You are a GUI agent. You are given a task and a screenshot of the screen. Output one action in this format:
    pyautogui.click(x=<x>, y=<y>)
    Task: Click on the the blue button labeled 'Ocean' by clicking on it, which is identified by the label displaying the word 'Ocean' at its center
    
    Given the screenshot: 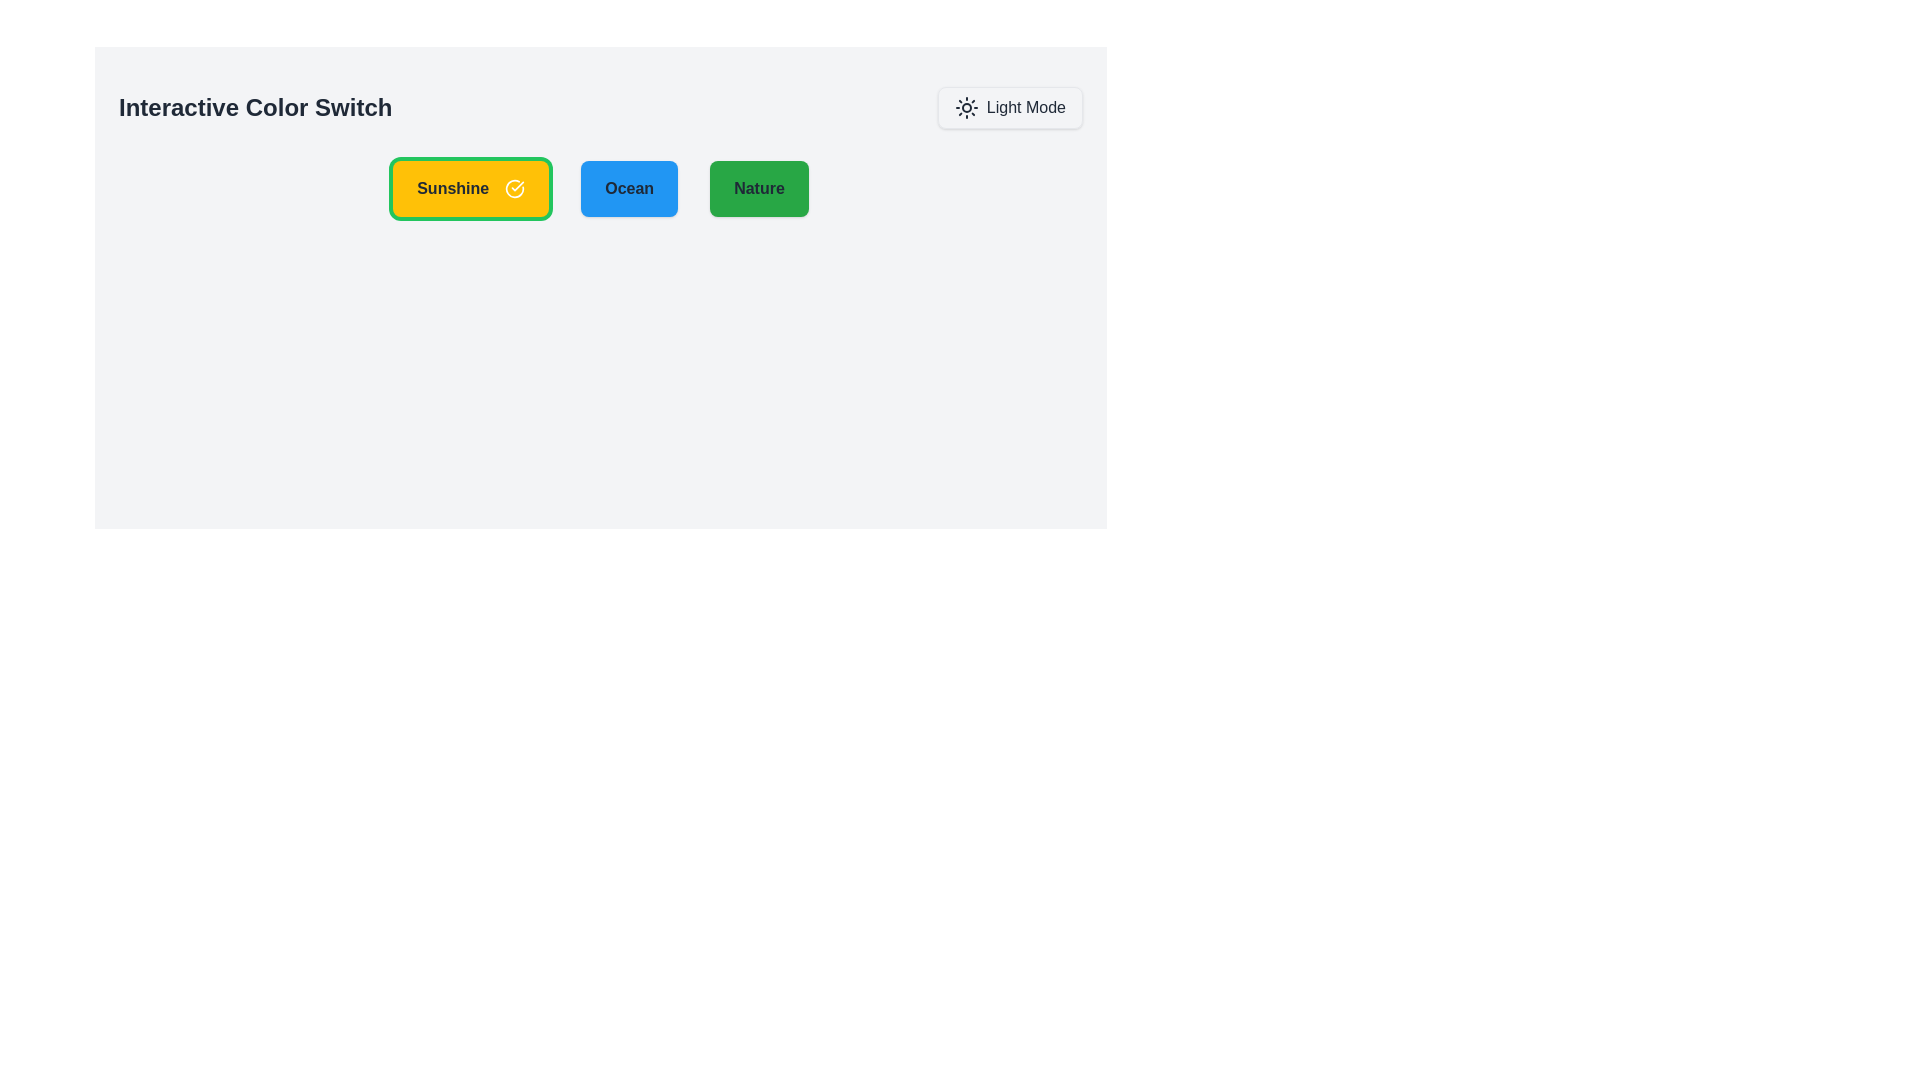 What is the action you would take?
    pyautogui.click(x=628, y=189)
    